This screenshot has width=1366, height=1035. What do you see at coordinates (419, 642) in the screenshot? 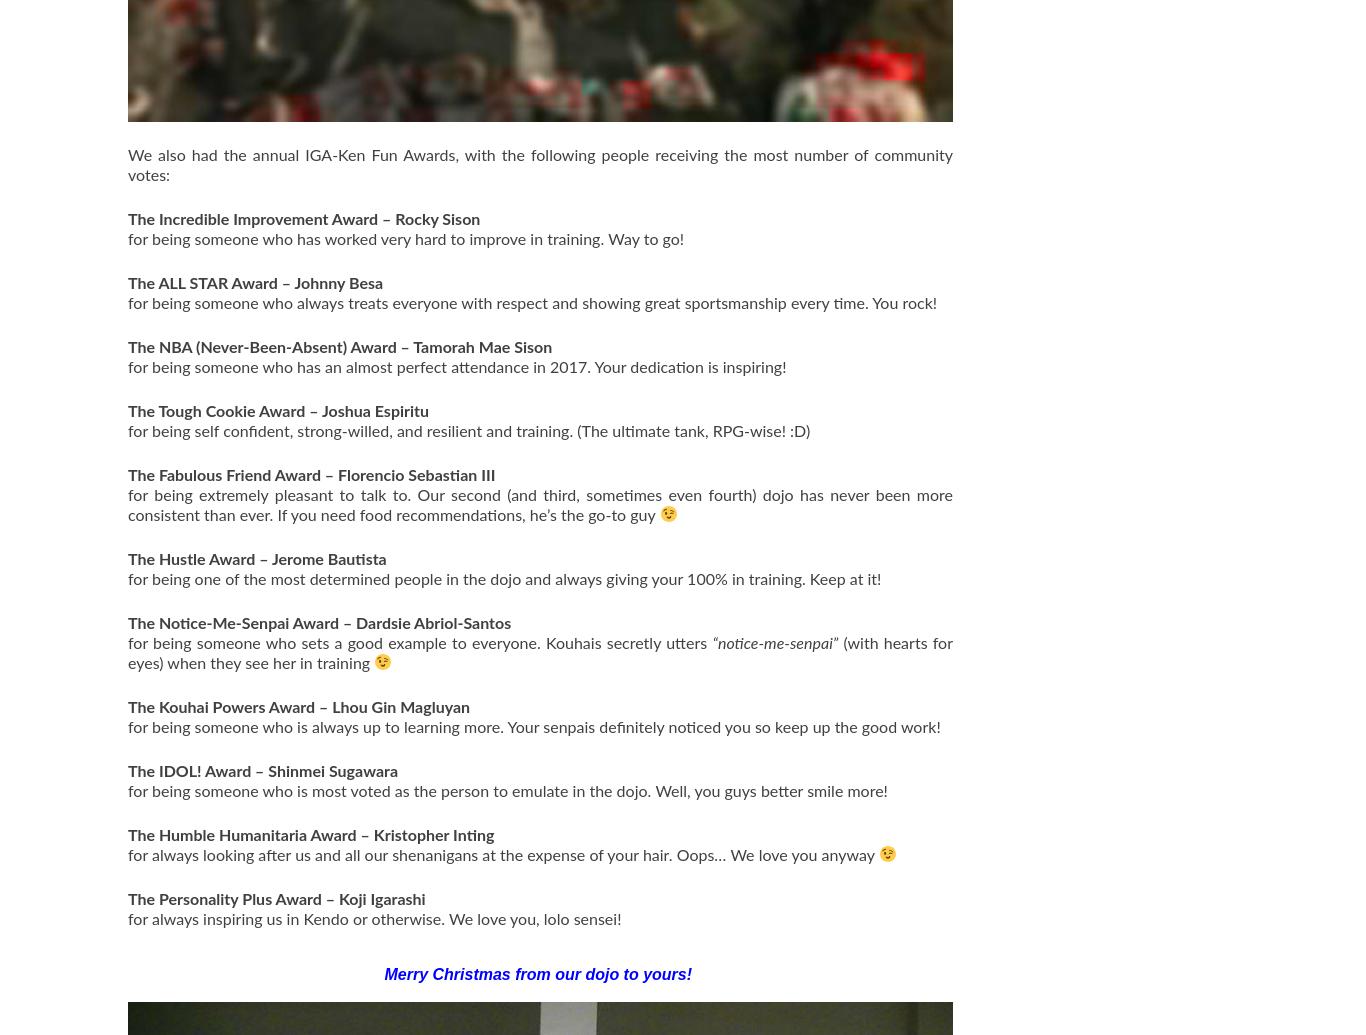
I see `'for being someone who sets a good example to everyone. Kouhais secretly utters'` at bounding box center [419, 642].